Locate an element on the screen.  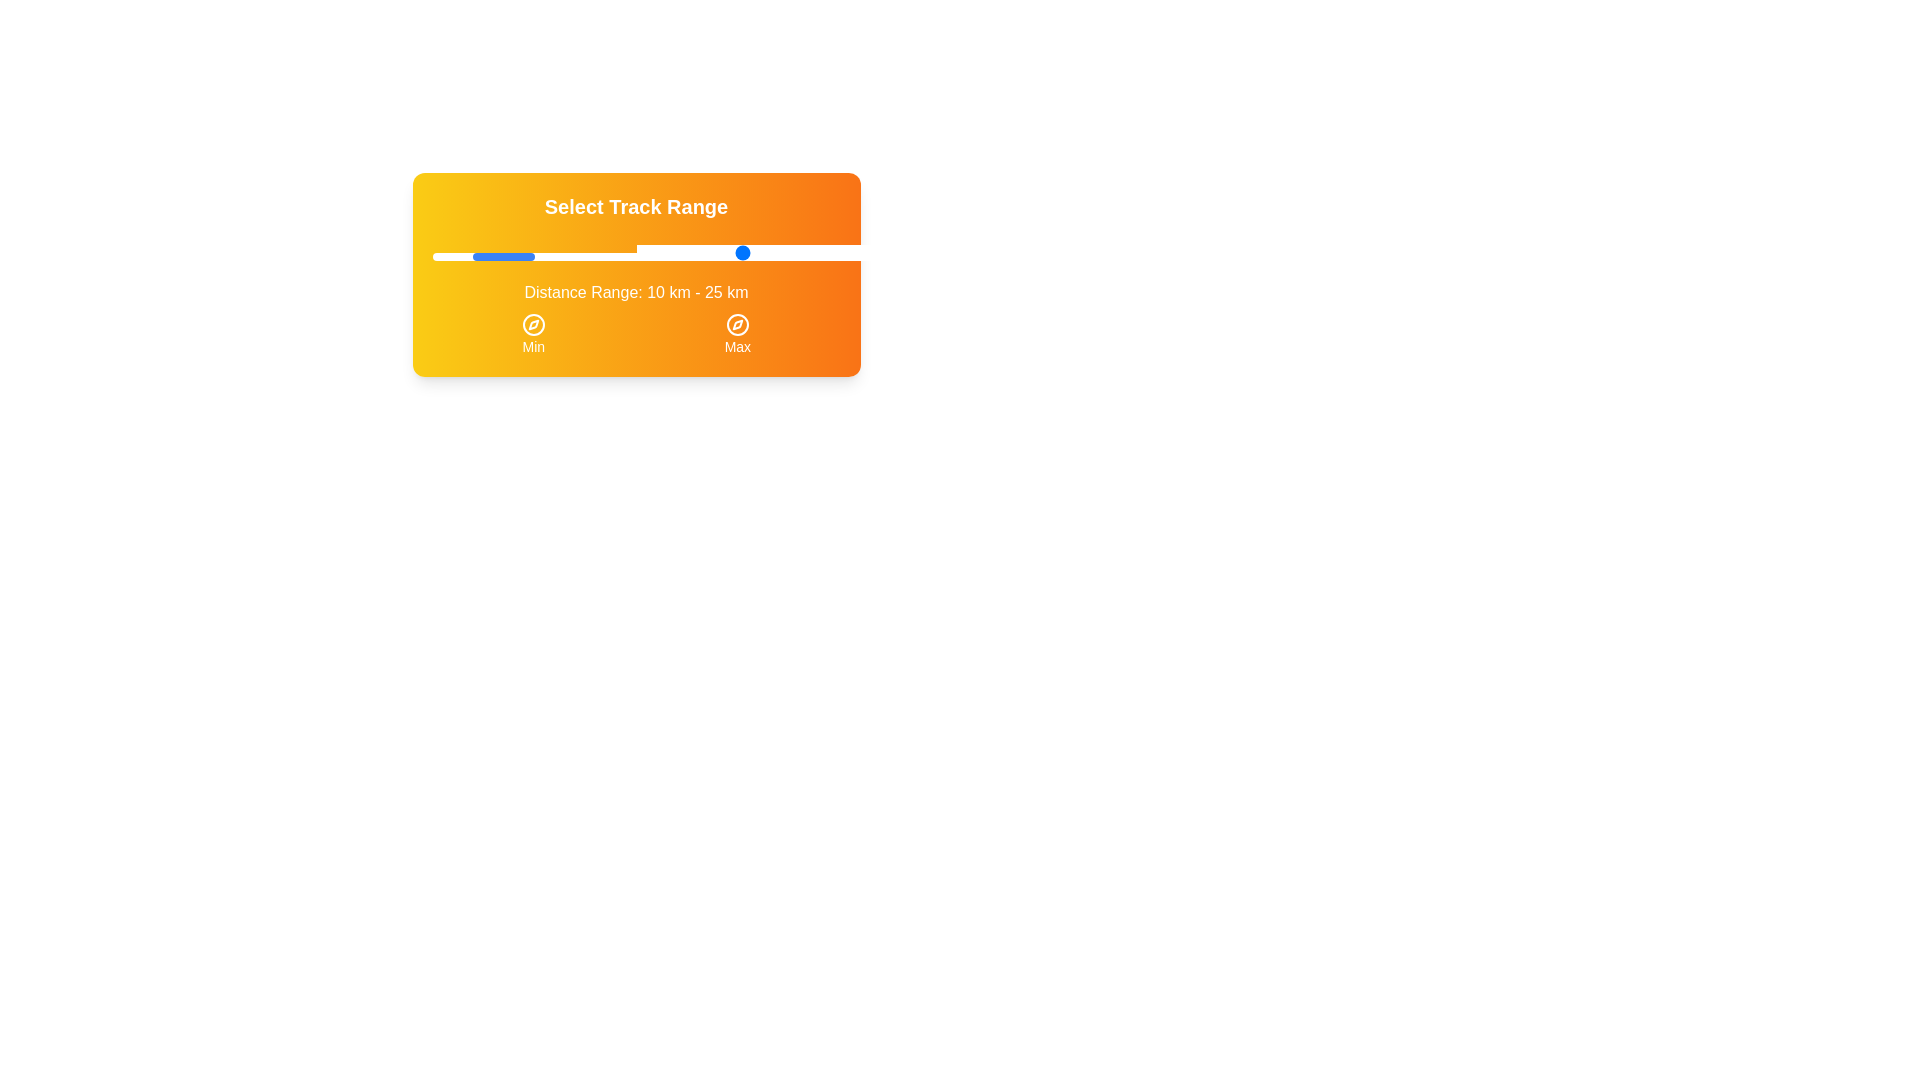
the slider is located at coordinates (979, 252).